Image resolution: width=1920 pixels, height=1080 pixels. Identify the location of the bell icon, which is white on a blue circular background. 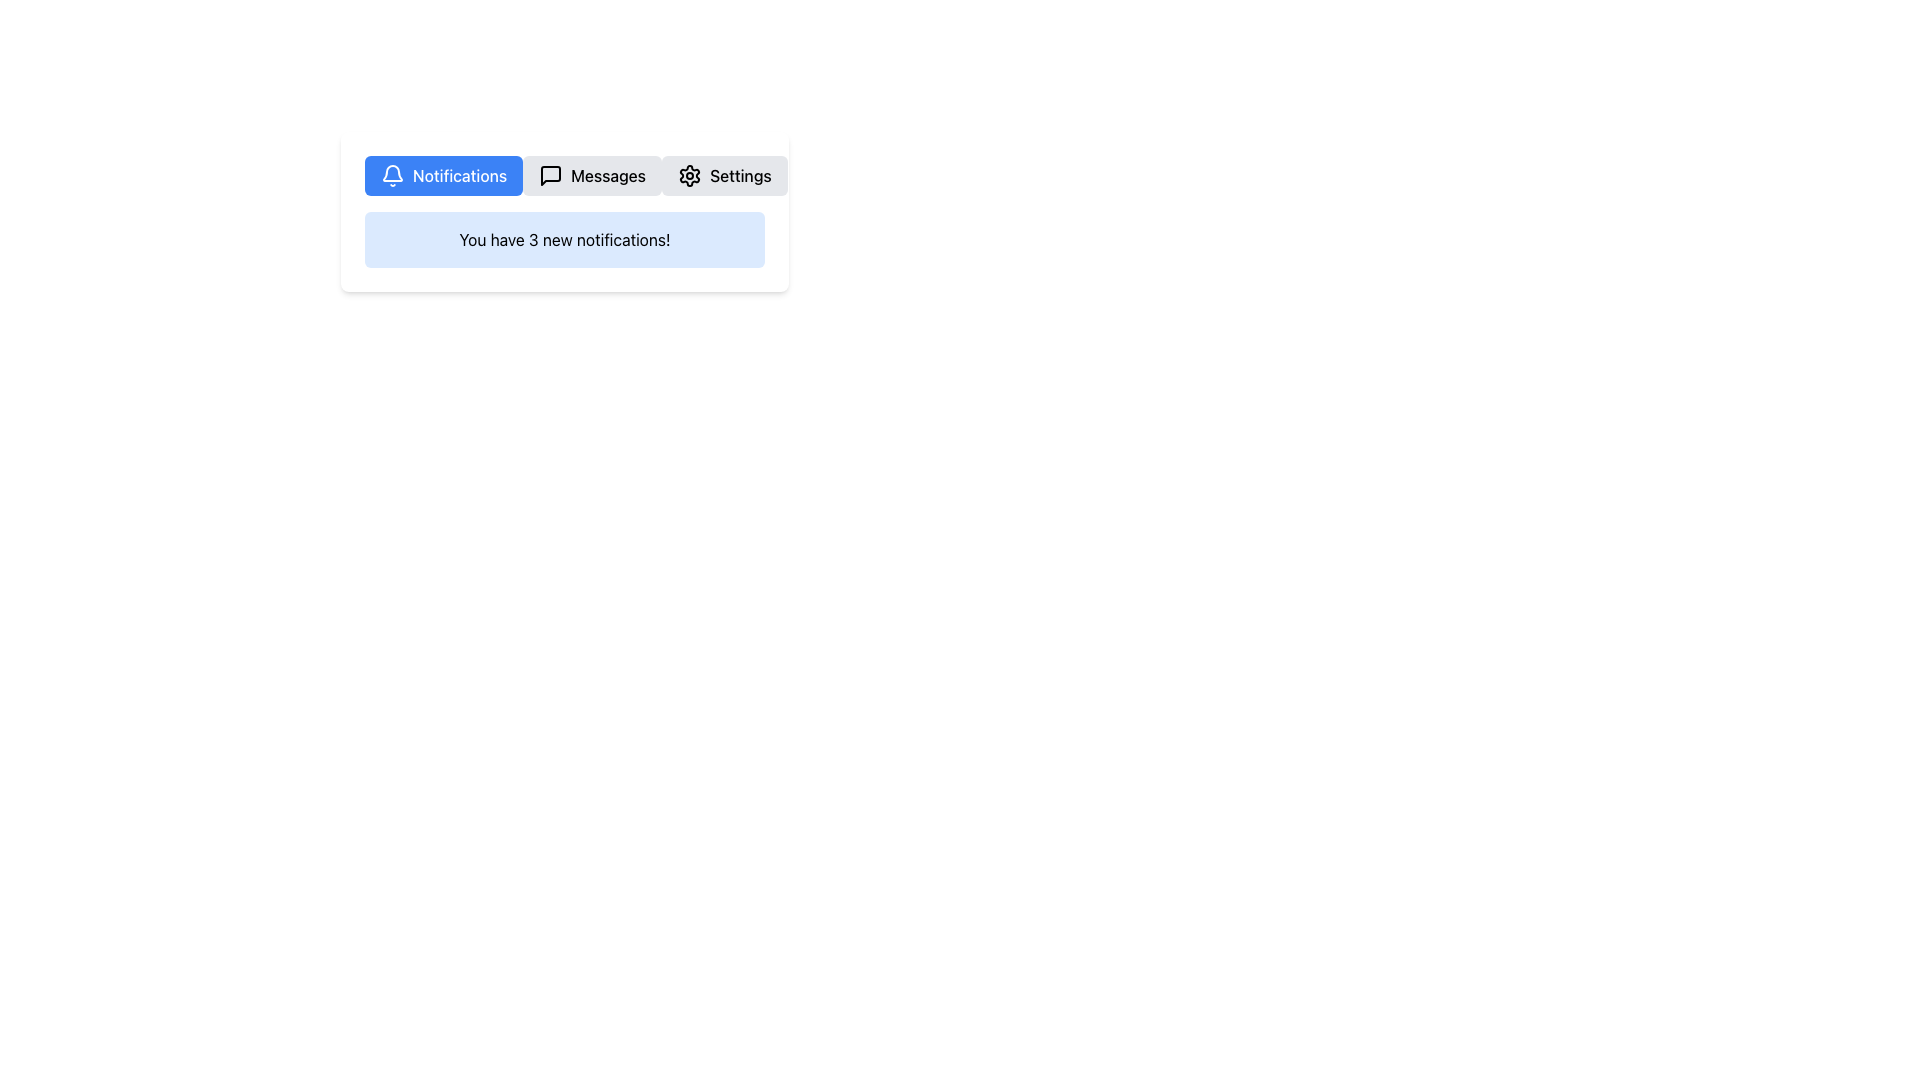
(393, 175).